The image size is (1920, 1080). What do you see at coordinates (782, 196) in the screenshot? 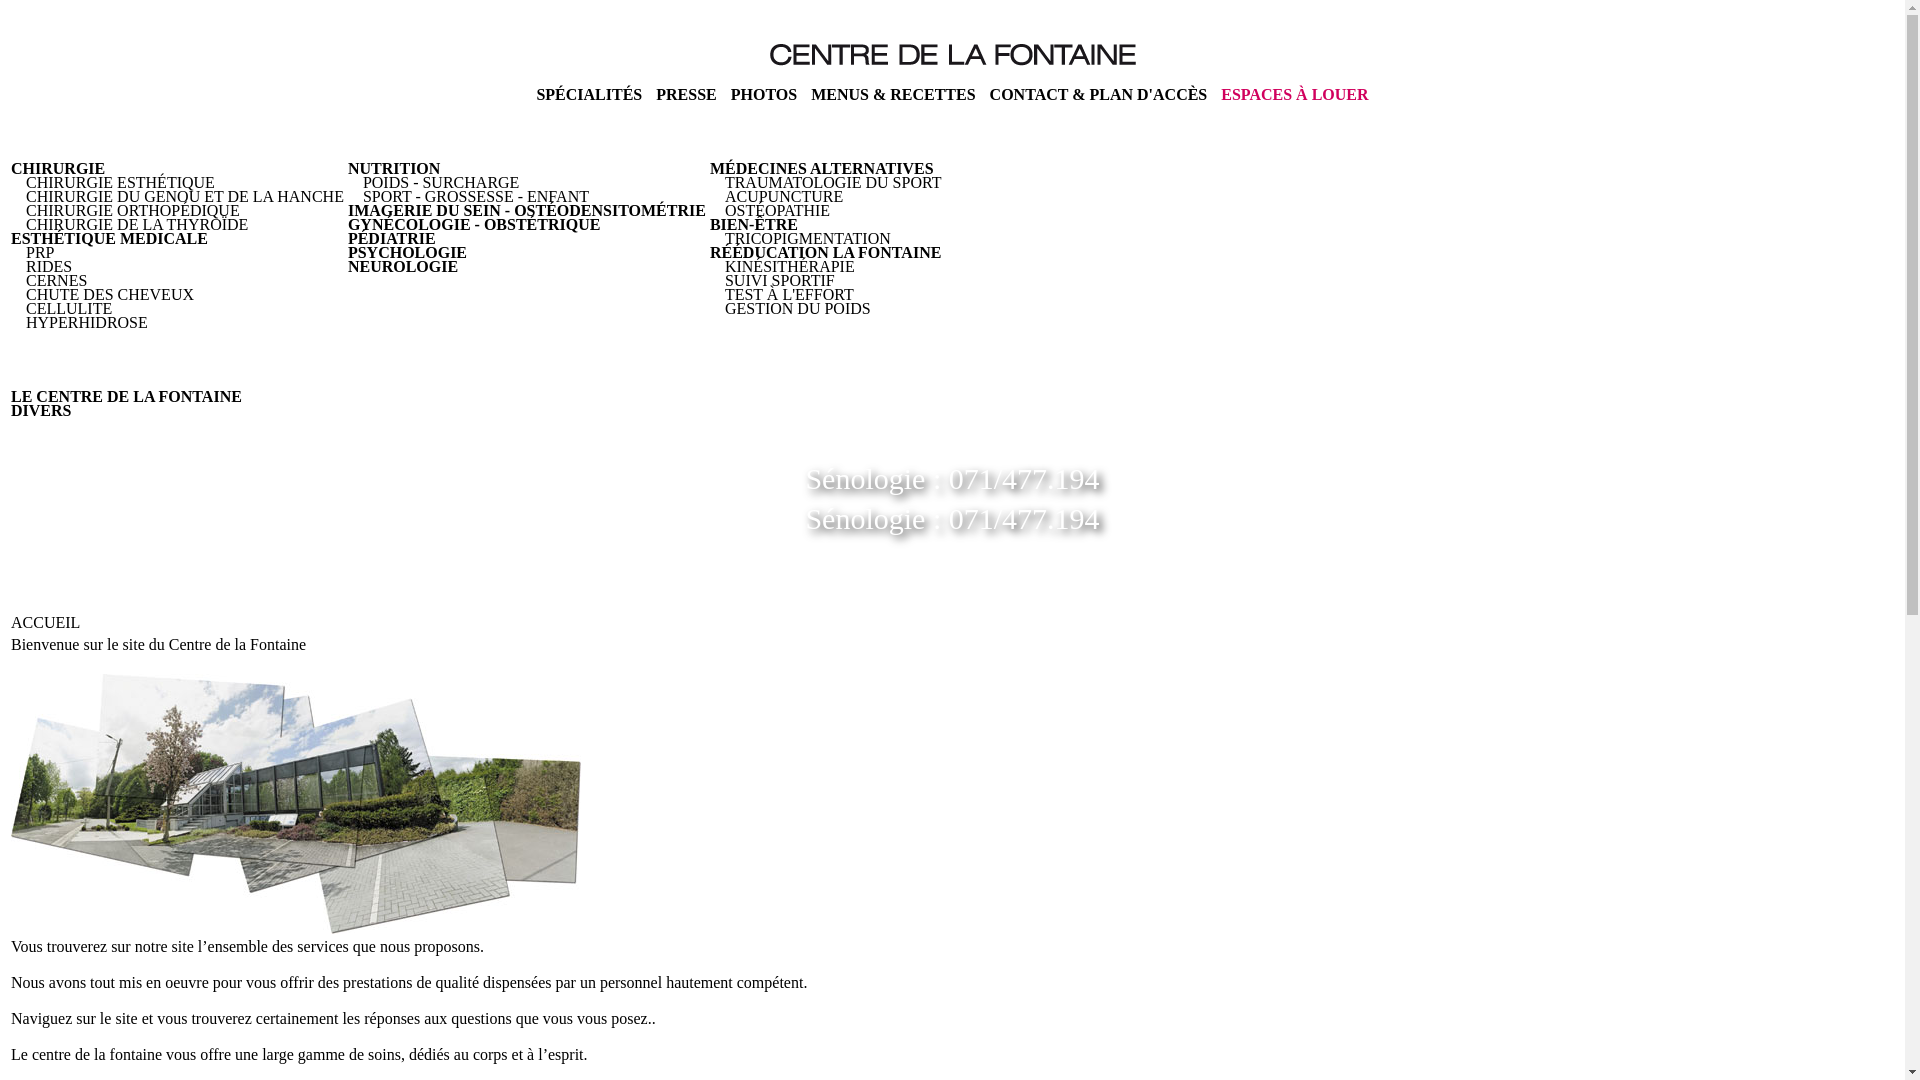
I see `'ACUPUNCTURE'` at bounding box center [782, 196].